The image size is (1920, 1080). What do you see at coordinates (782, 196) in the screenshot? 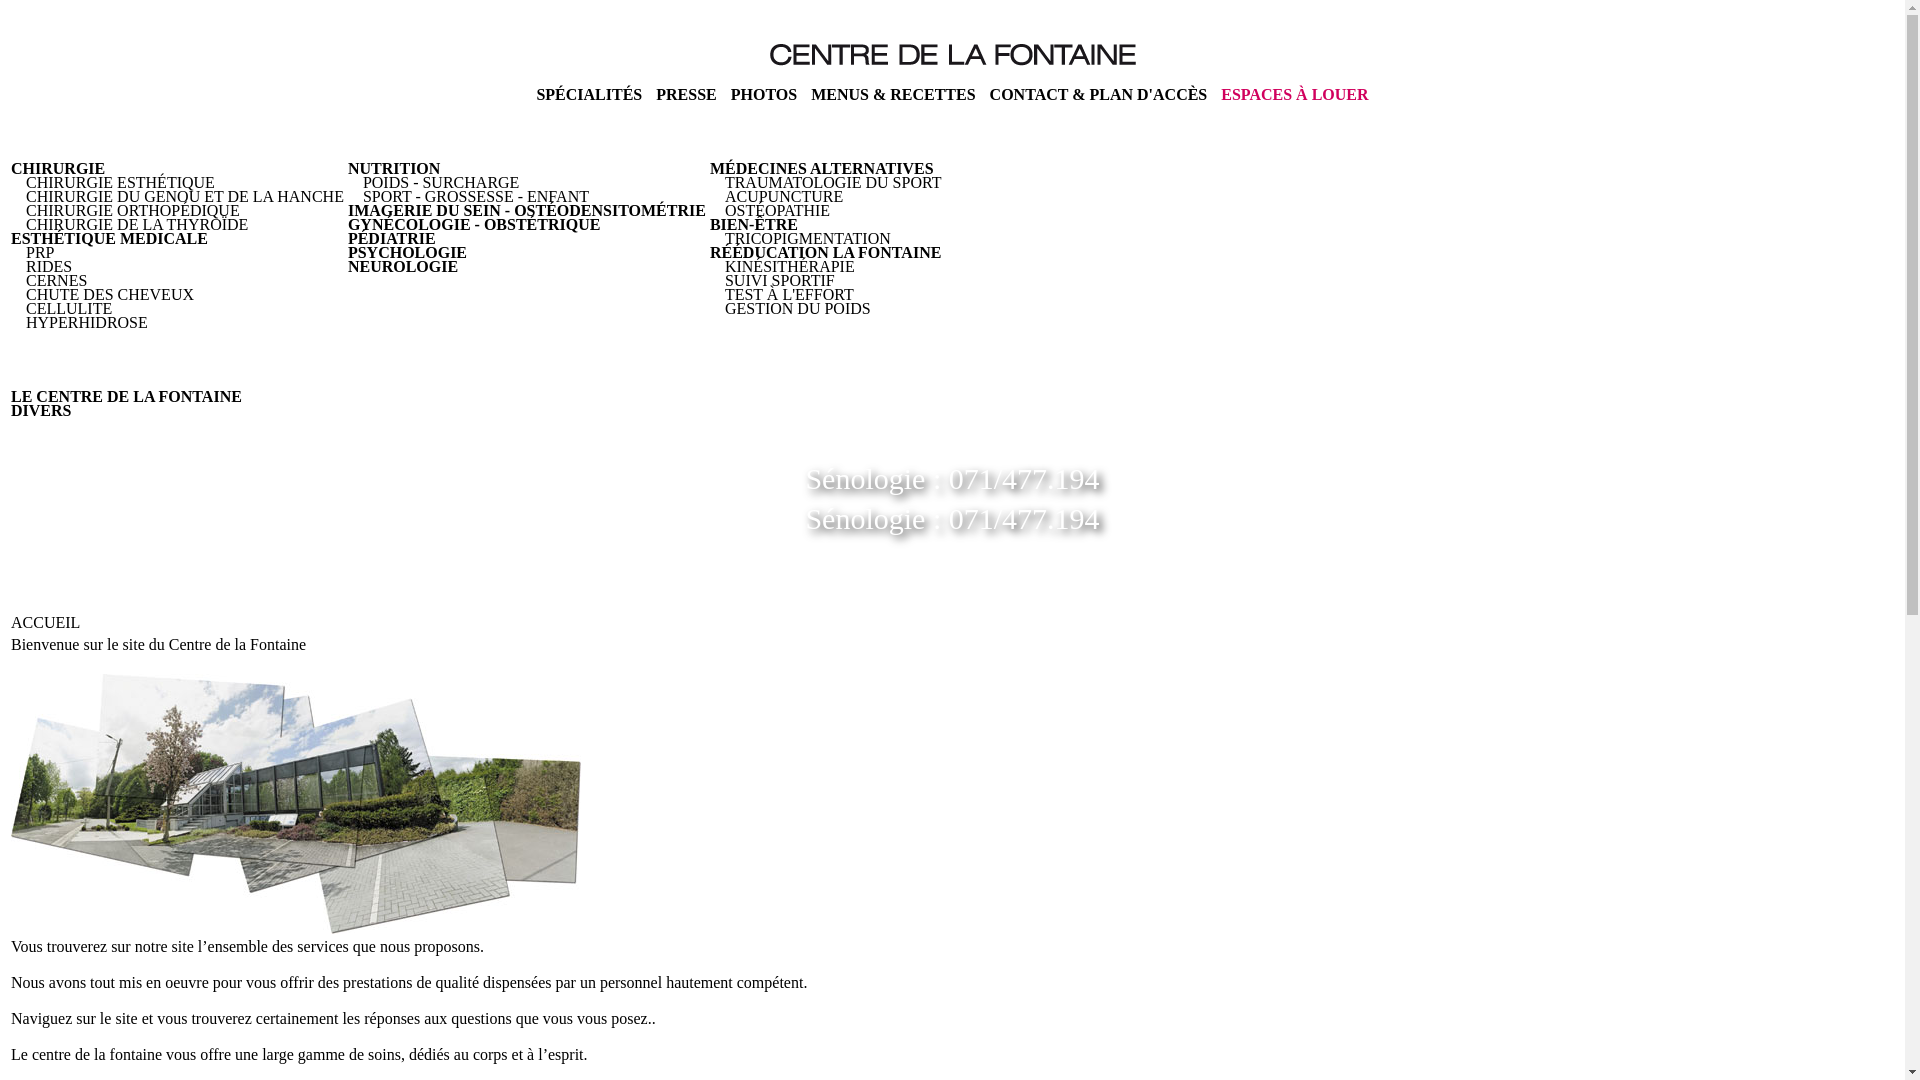
I see `'ACUPUNCTURE'` at bounding box center [782, 196].